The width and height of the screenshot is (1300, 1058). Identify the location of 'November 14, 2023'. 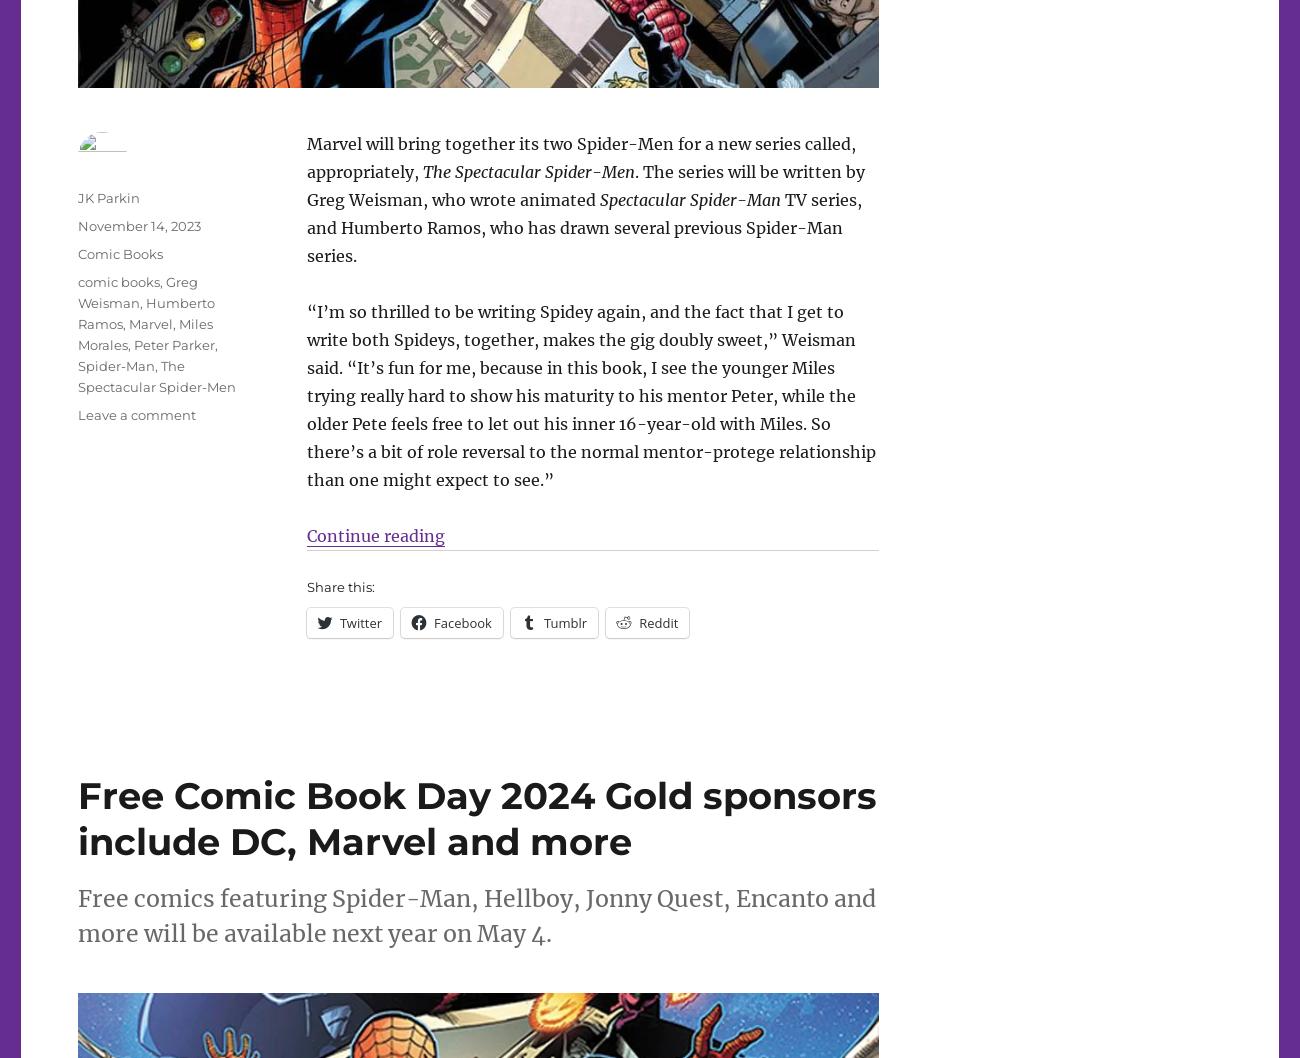
(138, 225).